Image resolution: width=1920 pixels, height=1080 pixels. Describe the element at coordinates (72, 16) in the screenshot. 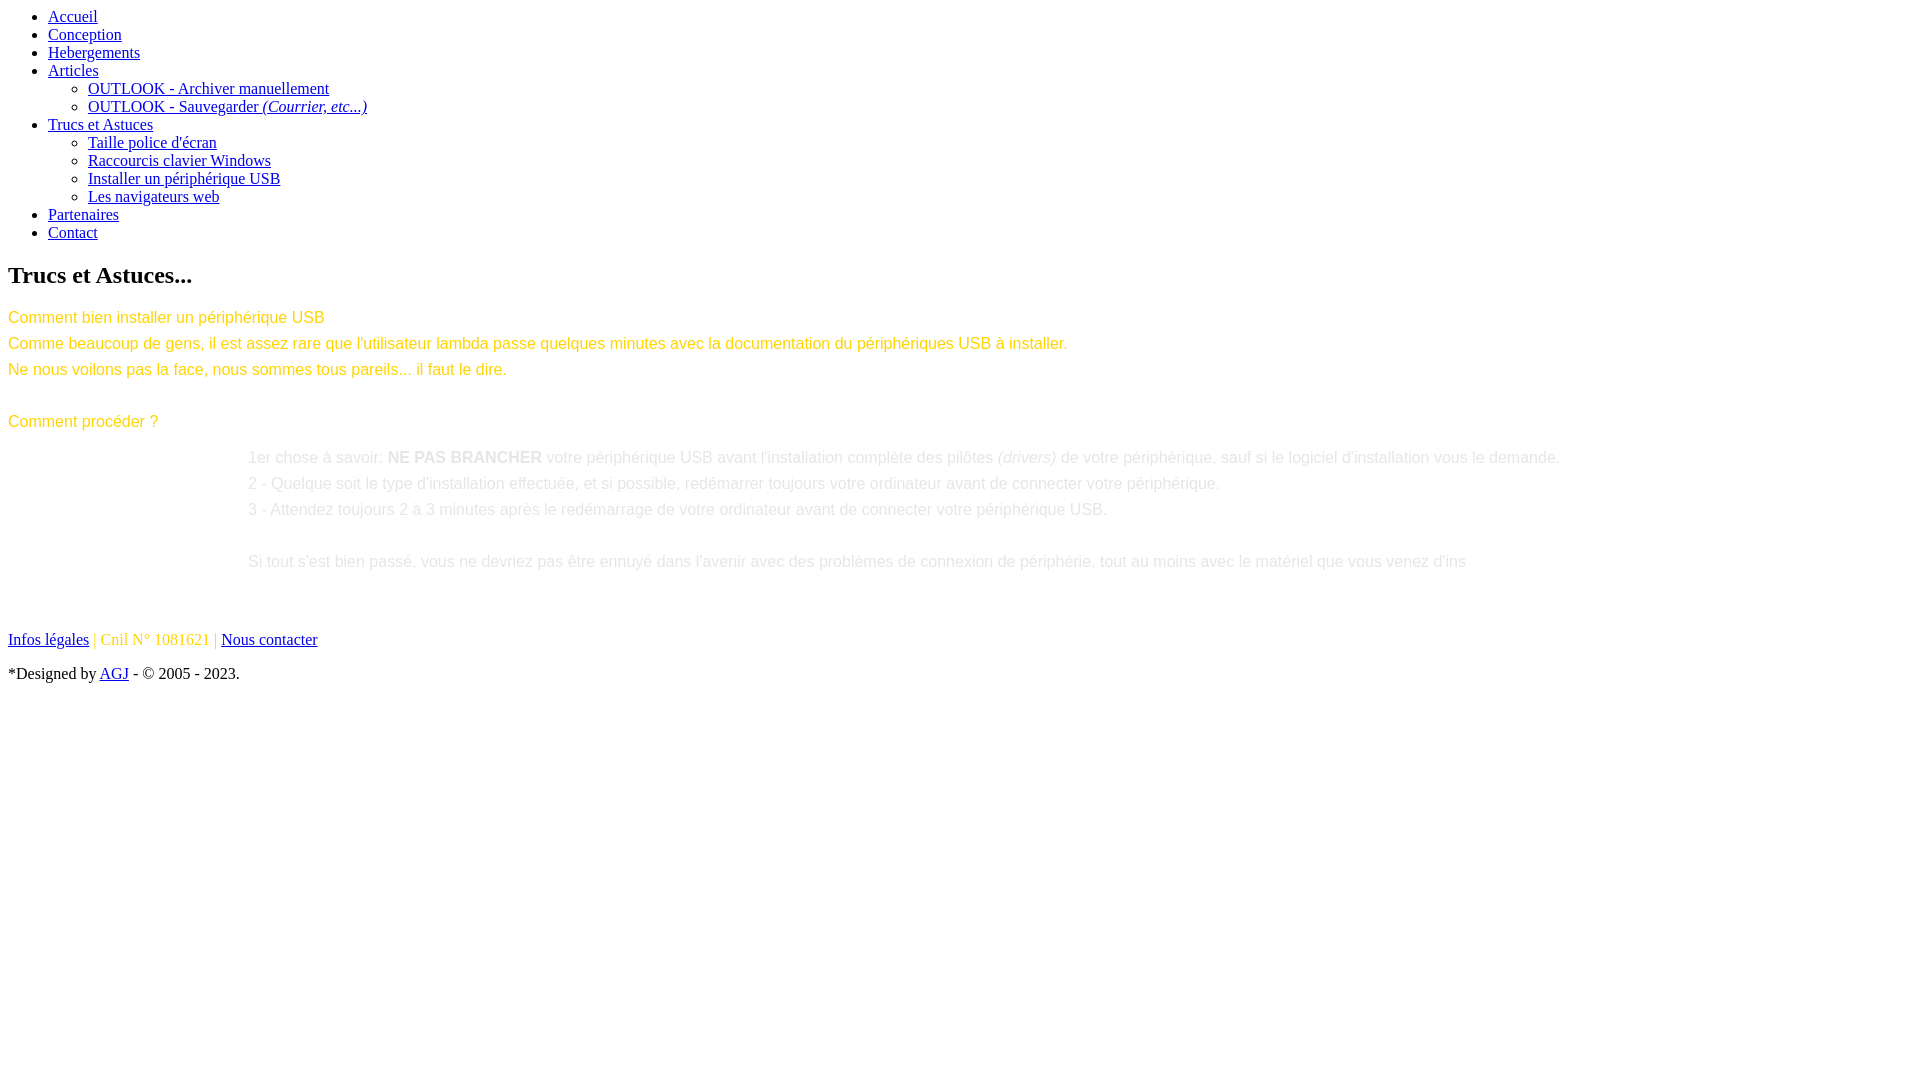

I see `'Accueil'` at that location.